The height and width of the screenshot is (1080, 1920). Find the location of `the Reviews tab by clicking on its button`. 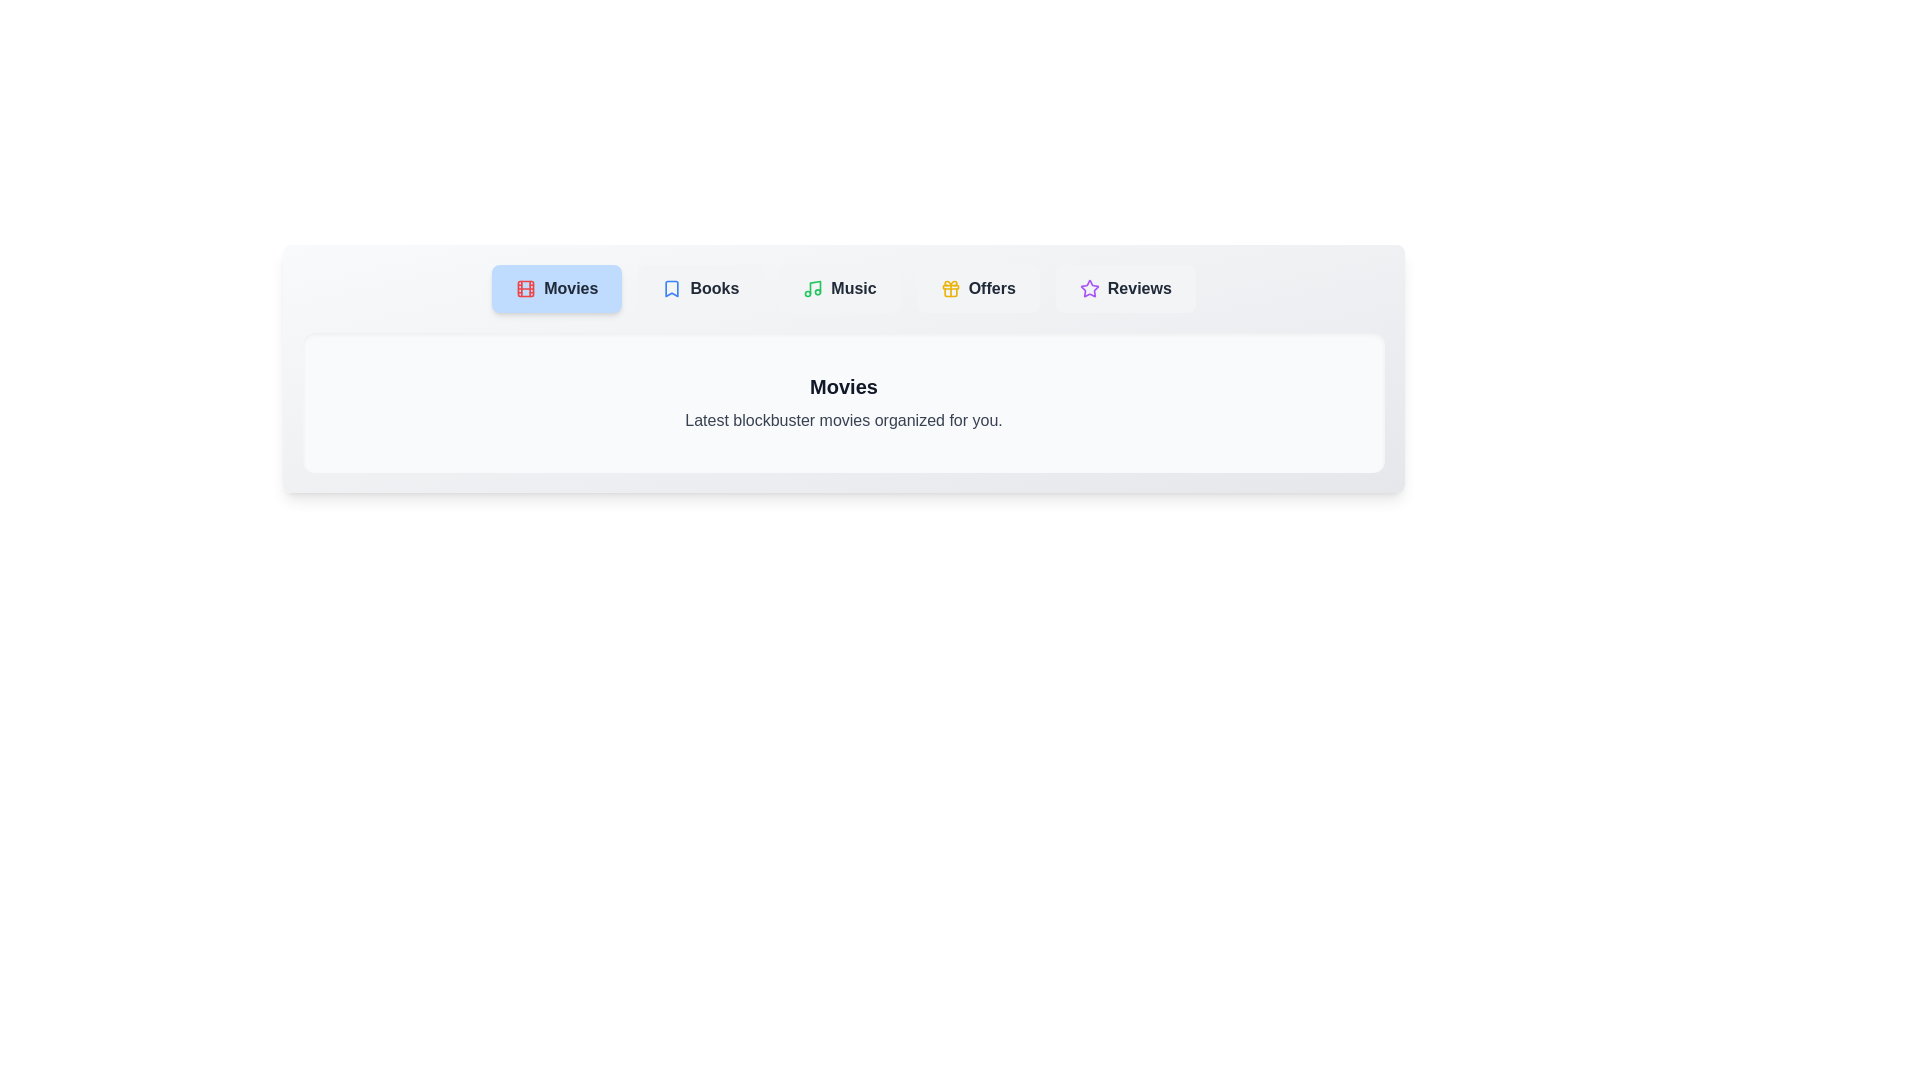

the Reviews tab by clicking on its button is located at coordinates (1125, 289).